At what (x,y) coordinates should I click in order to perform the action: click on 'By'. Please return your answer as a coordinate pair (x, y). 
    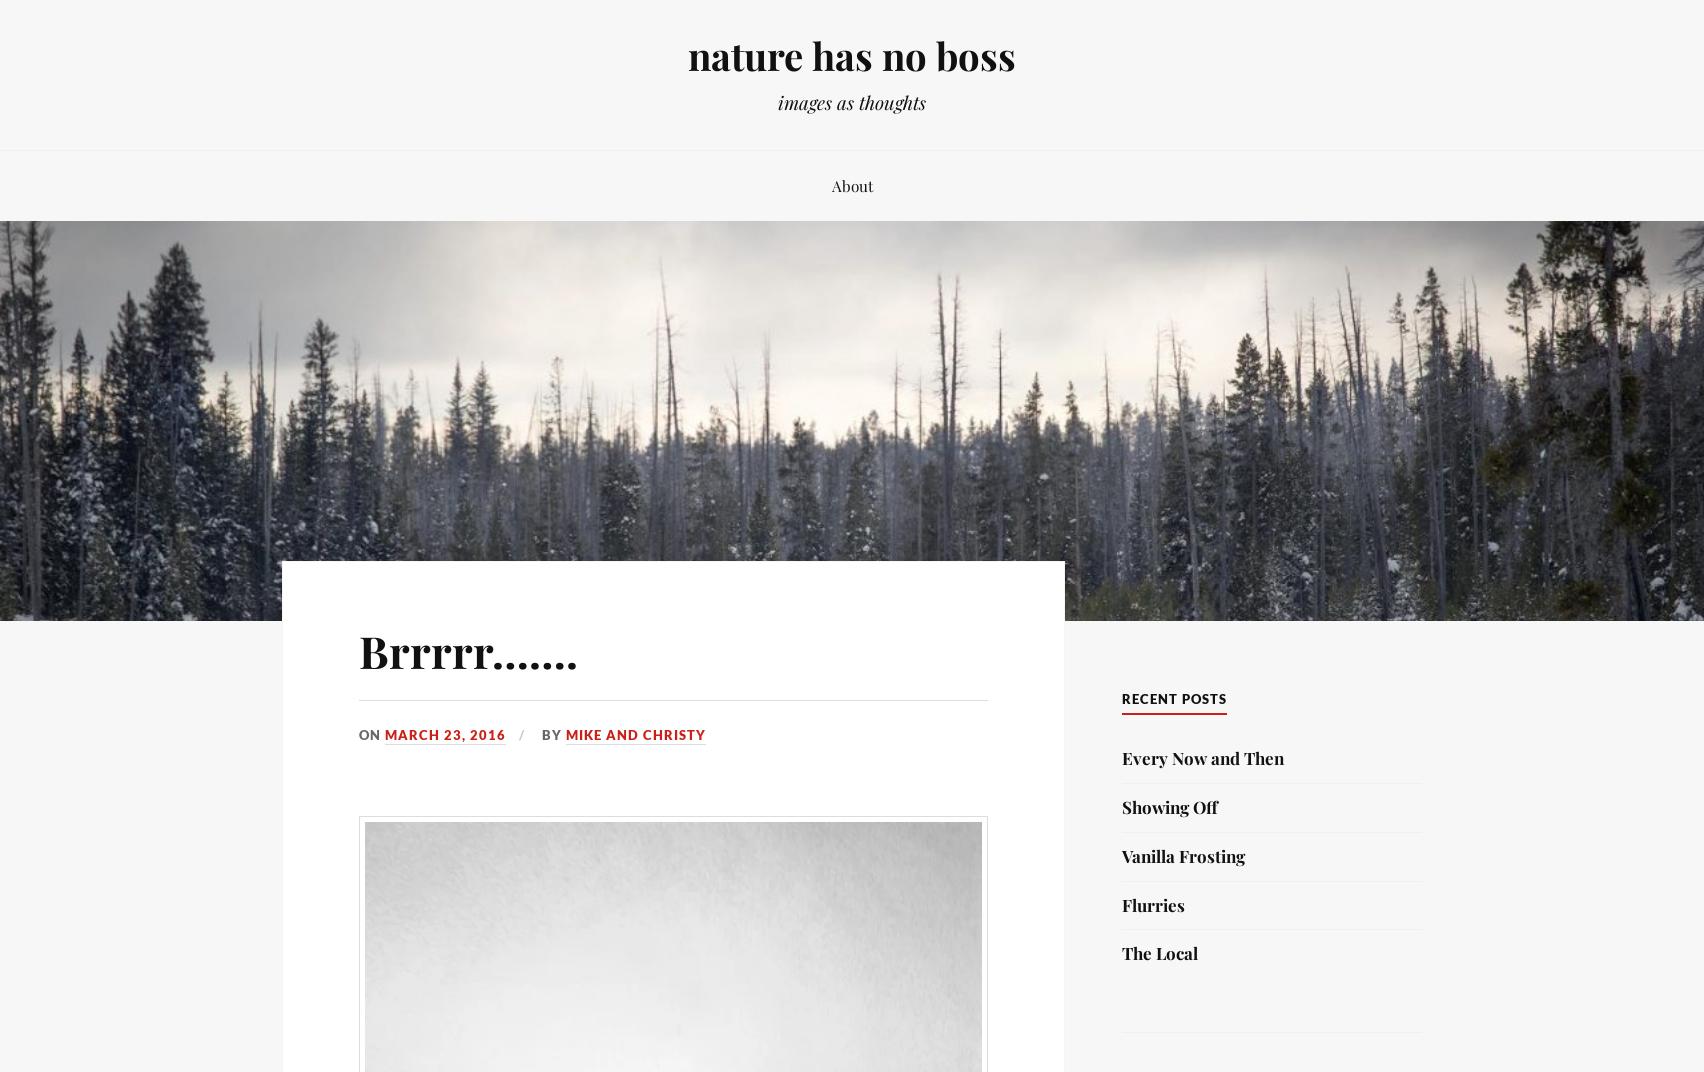
    Looking at the image, I should click on (551, 732).